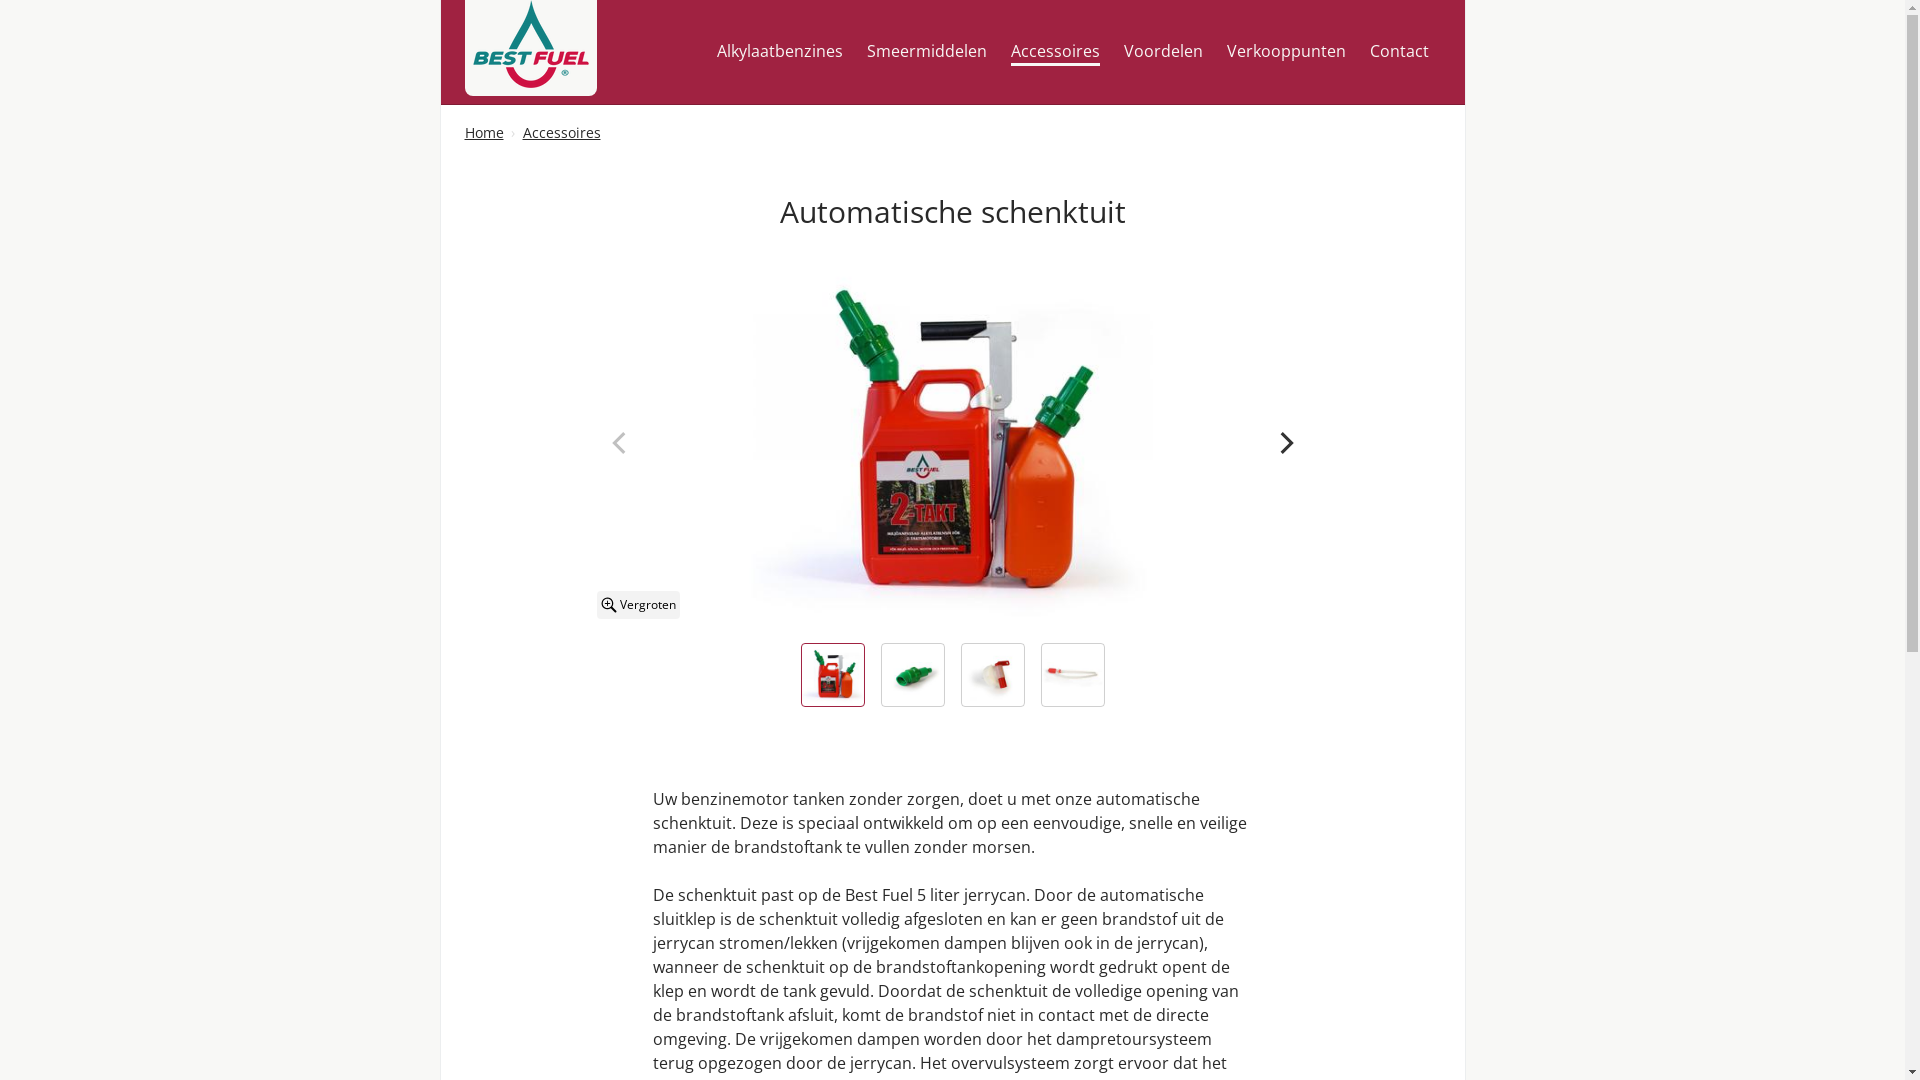 This screenshot has width=1920, height=1080. I want to click on 'Vergroten', so click(636, 603).